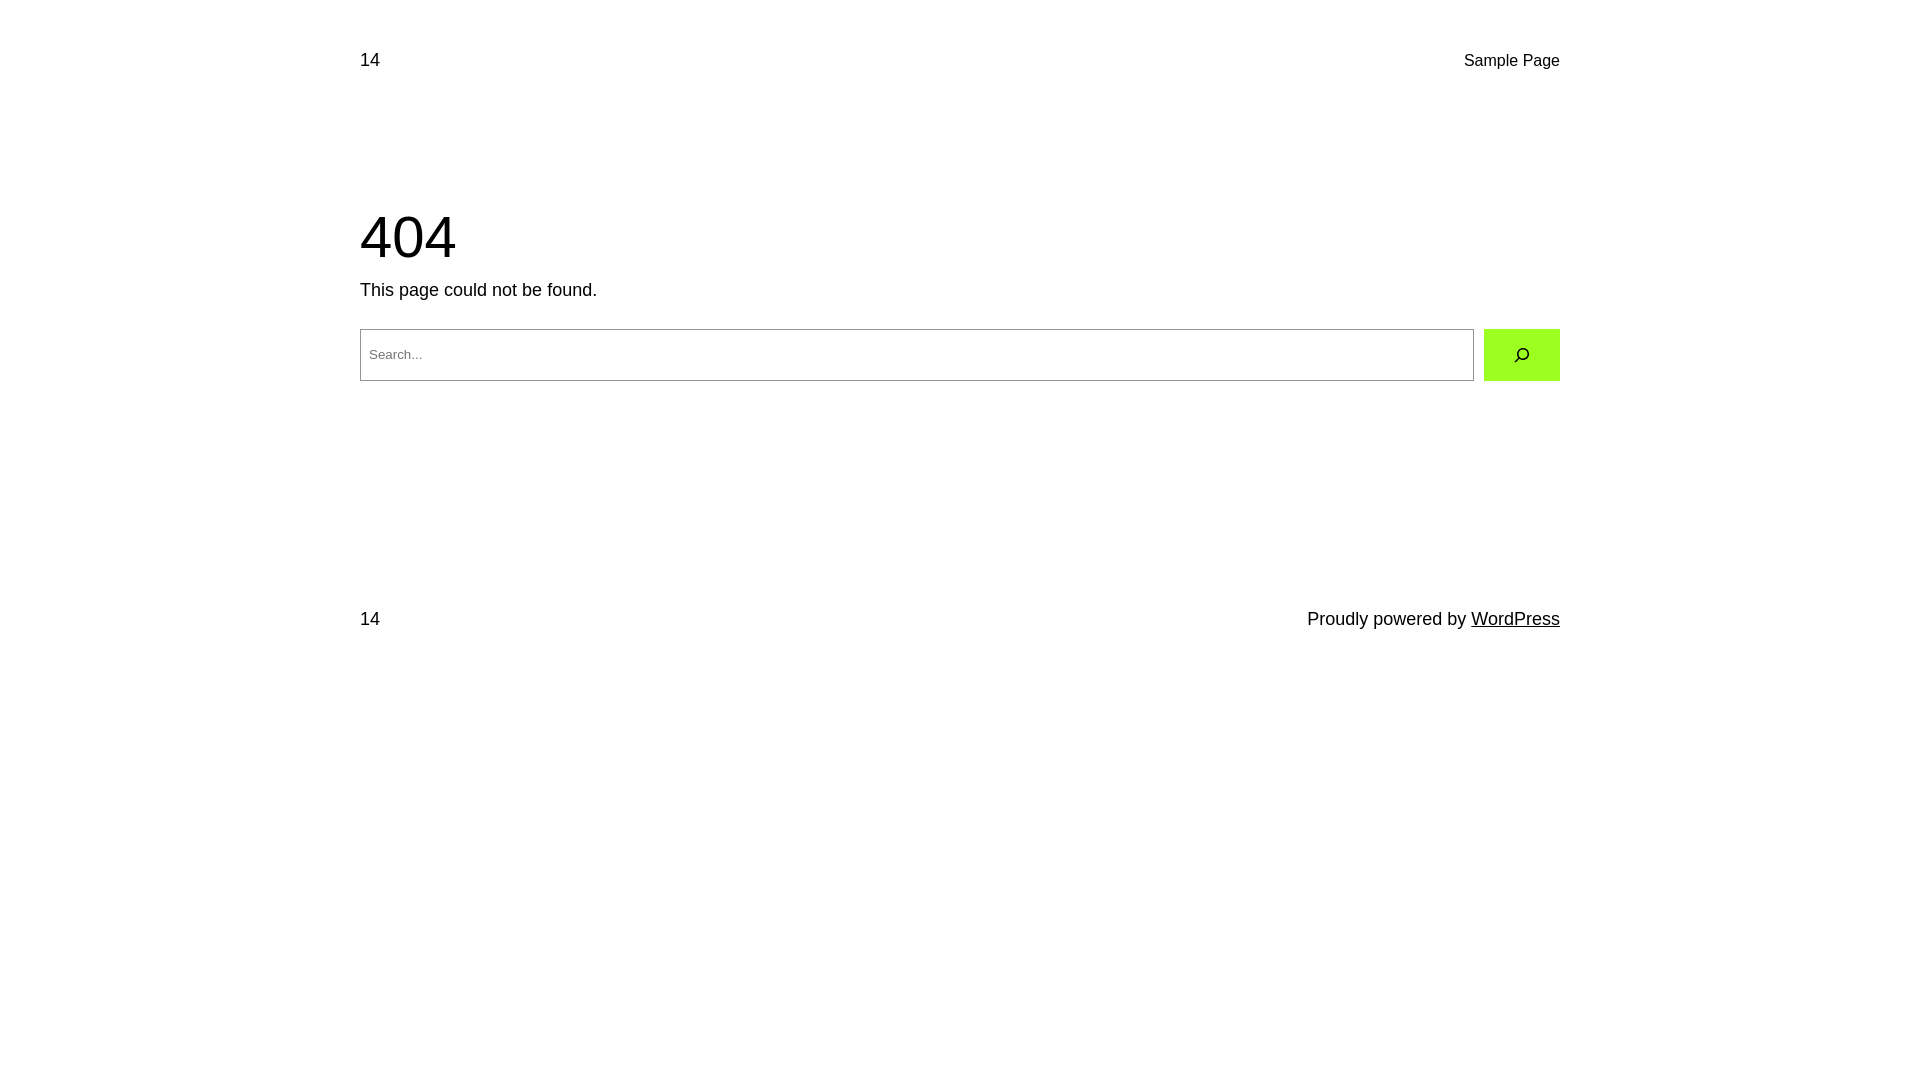  I want to click on '14', so click(369, 59).